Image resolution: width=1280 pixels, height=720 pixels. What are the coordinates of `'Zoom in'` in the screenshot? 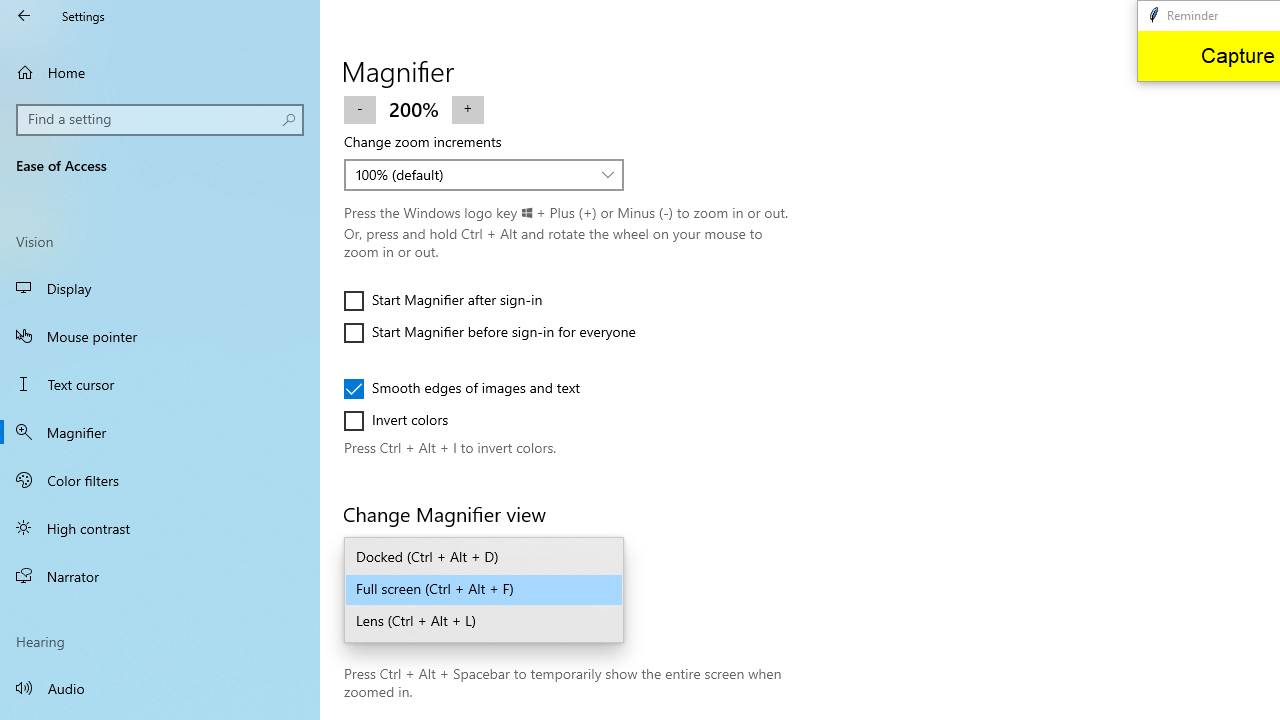 It's located at (466, 108).